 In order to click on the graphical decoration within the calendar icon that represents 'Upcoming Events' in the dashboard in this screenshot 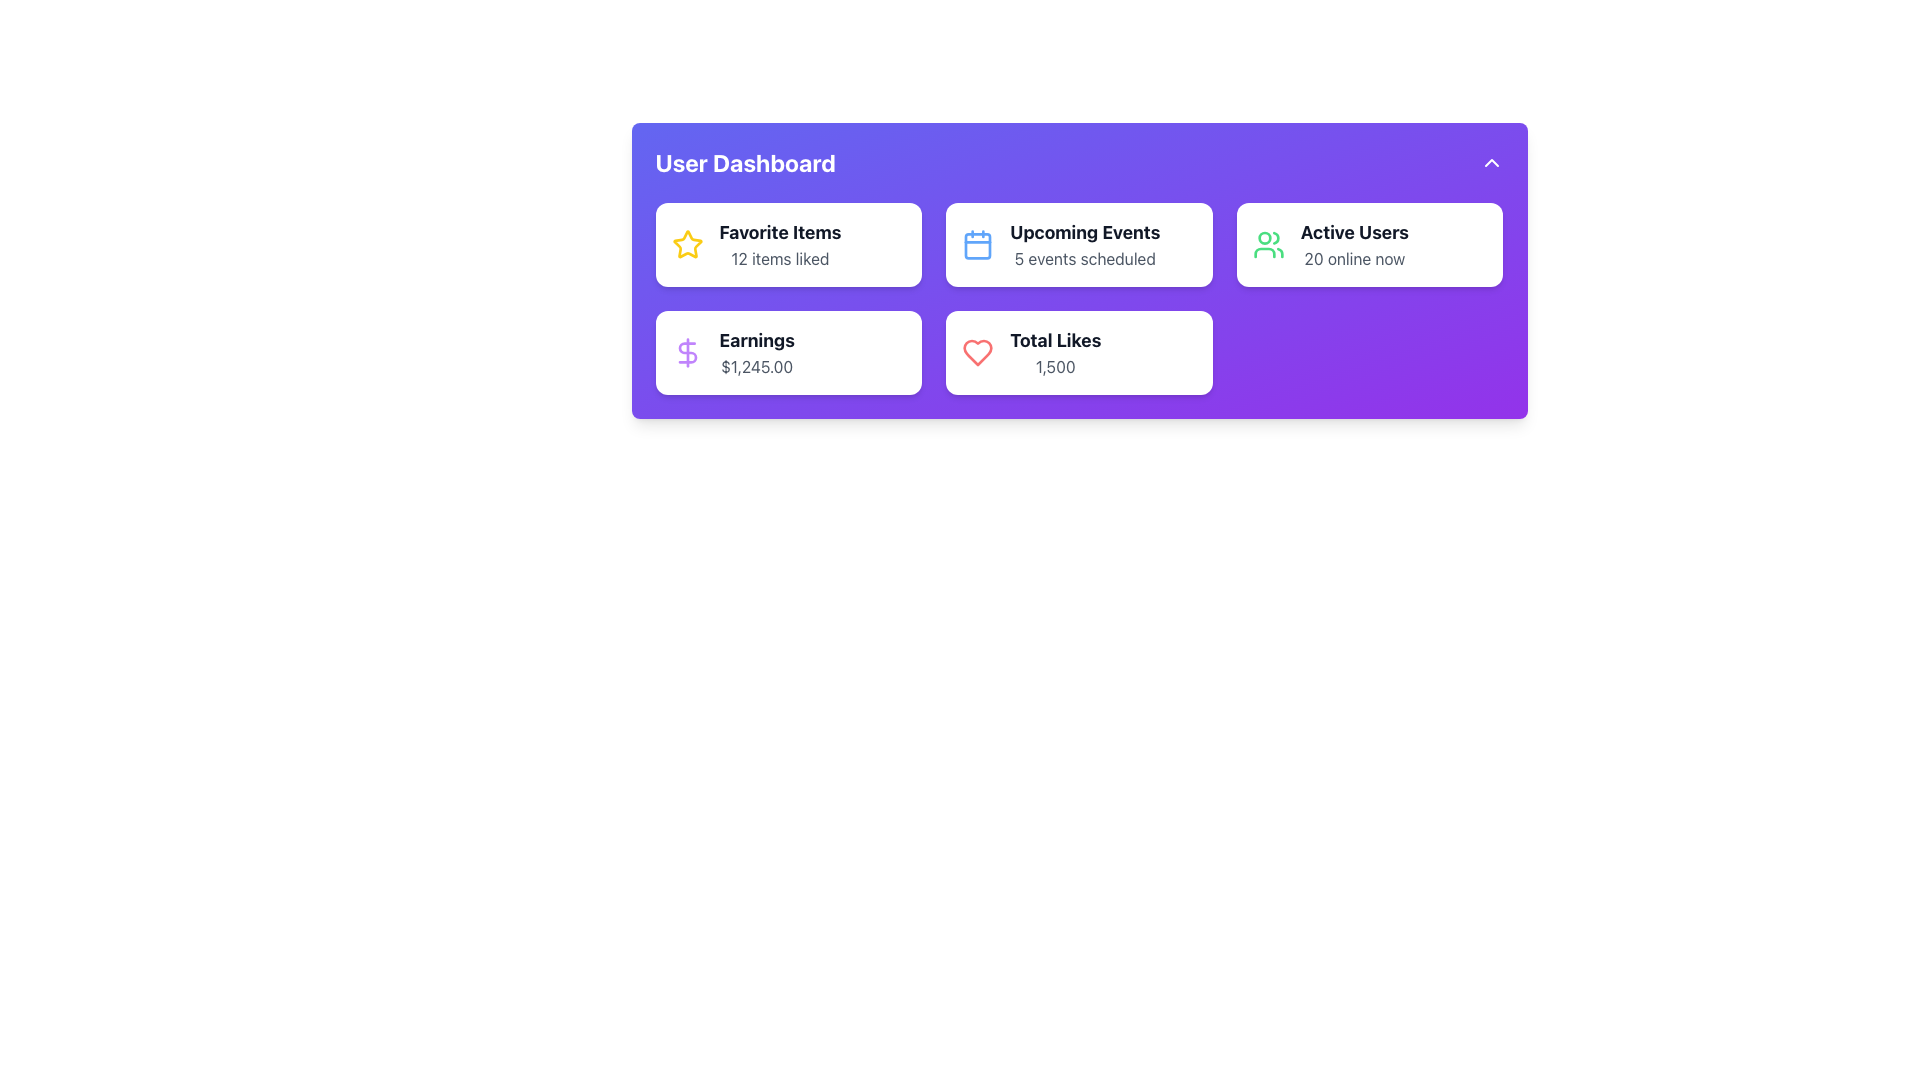, I will do `click(978, 245)`.